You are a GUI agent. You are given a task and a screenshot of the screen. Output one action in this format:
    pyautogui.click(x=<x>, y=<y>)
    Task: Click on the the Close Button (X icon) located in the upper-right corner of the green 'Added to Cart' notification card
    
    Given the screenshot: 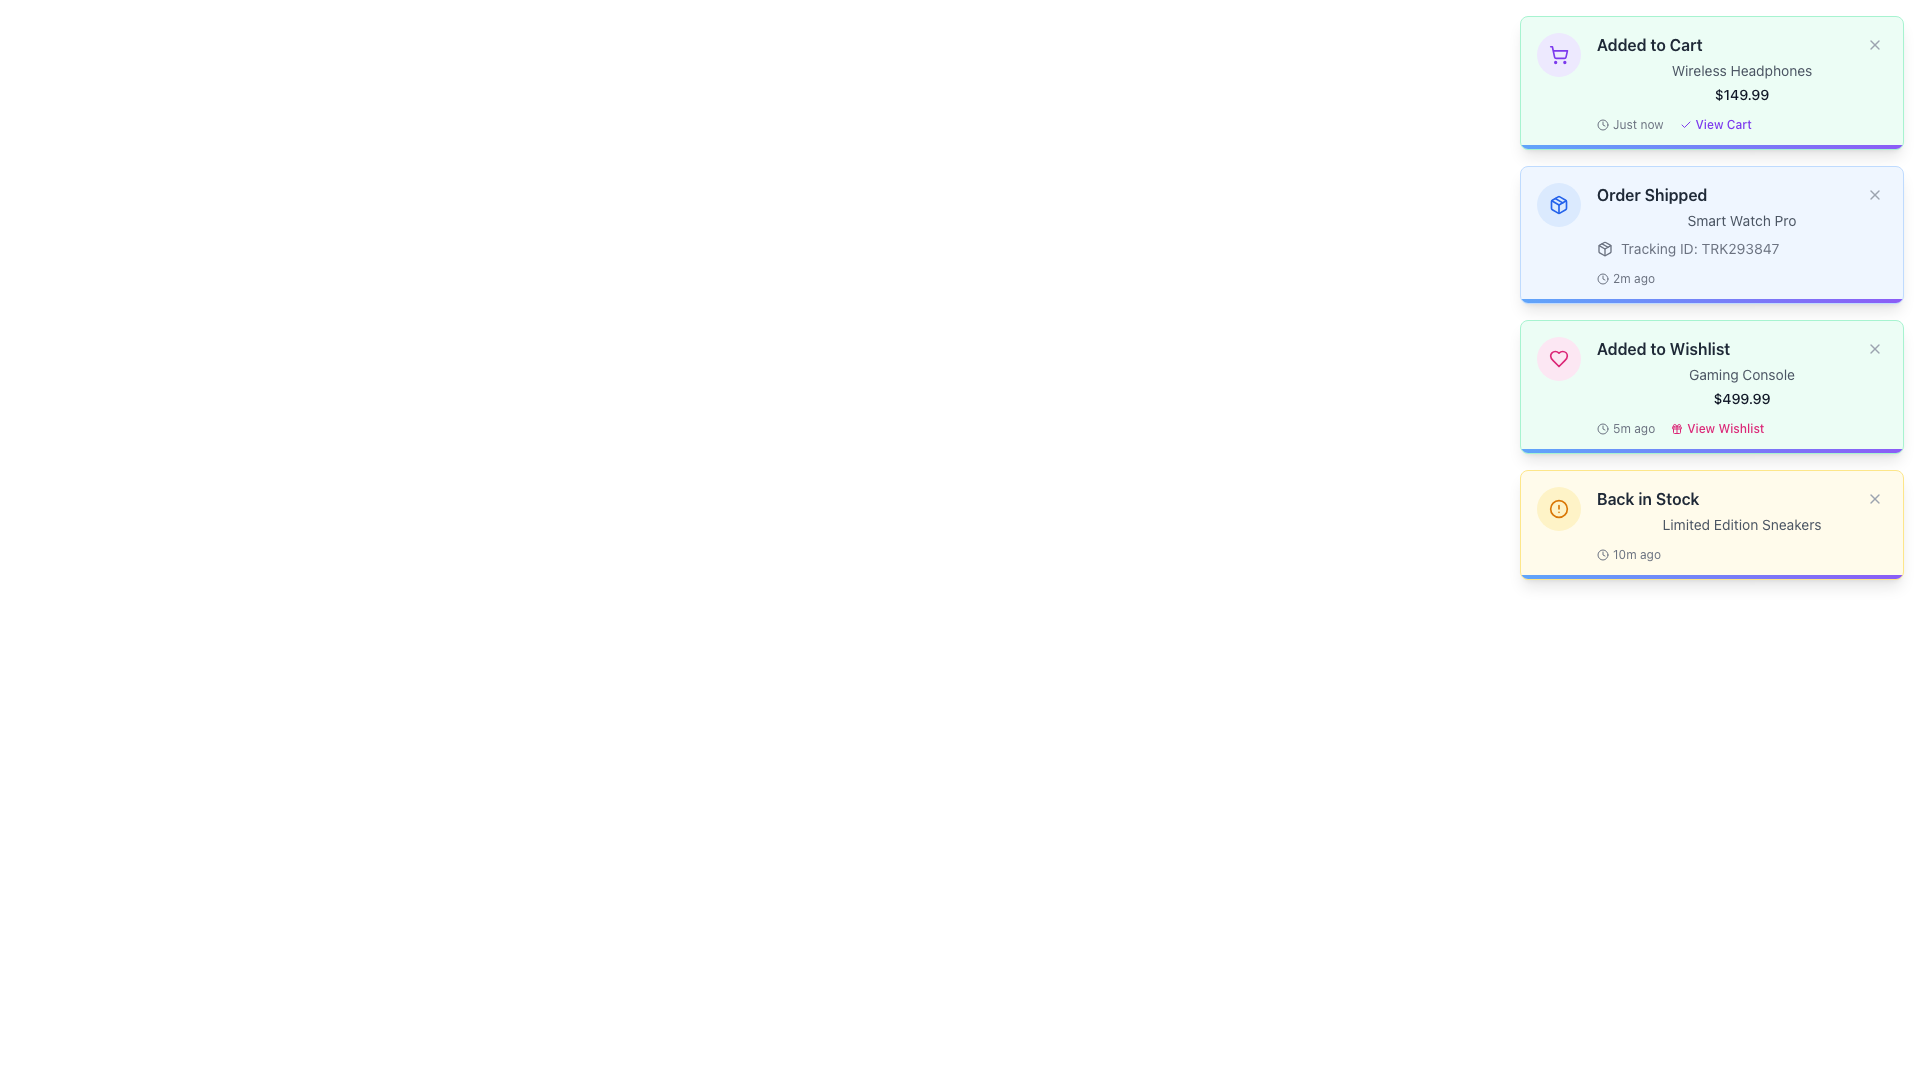 What is the action you would take?
    pyautogui.click(x=1874, y=45)
    